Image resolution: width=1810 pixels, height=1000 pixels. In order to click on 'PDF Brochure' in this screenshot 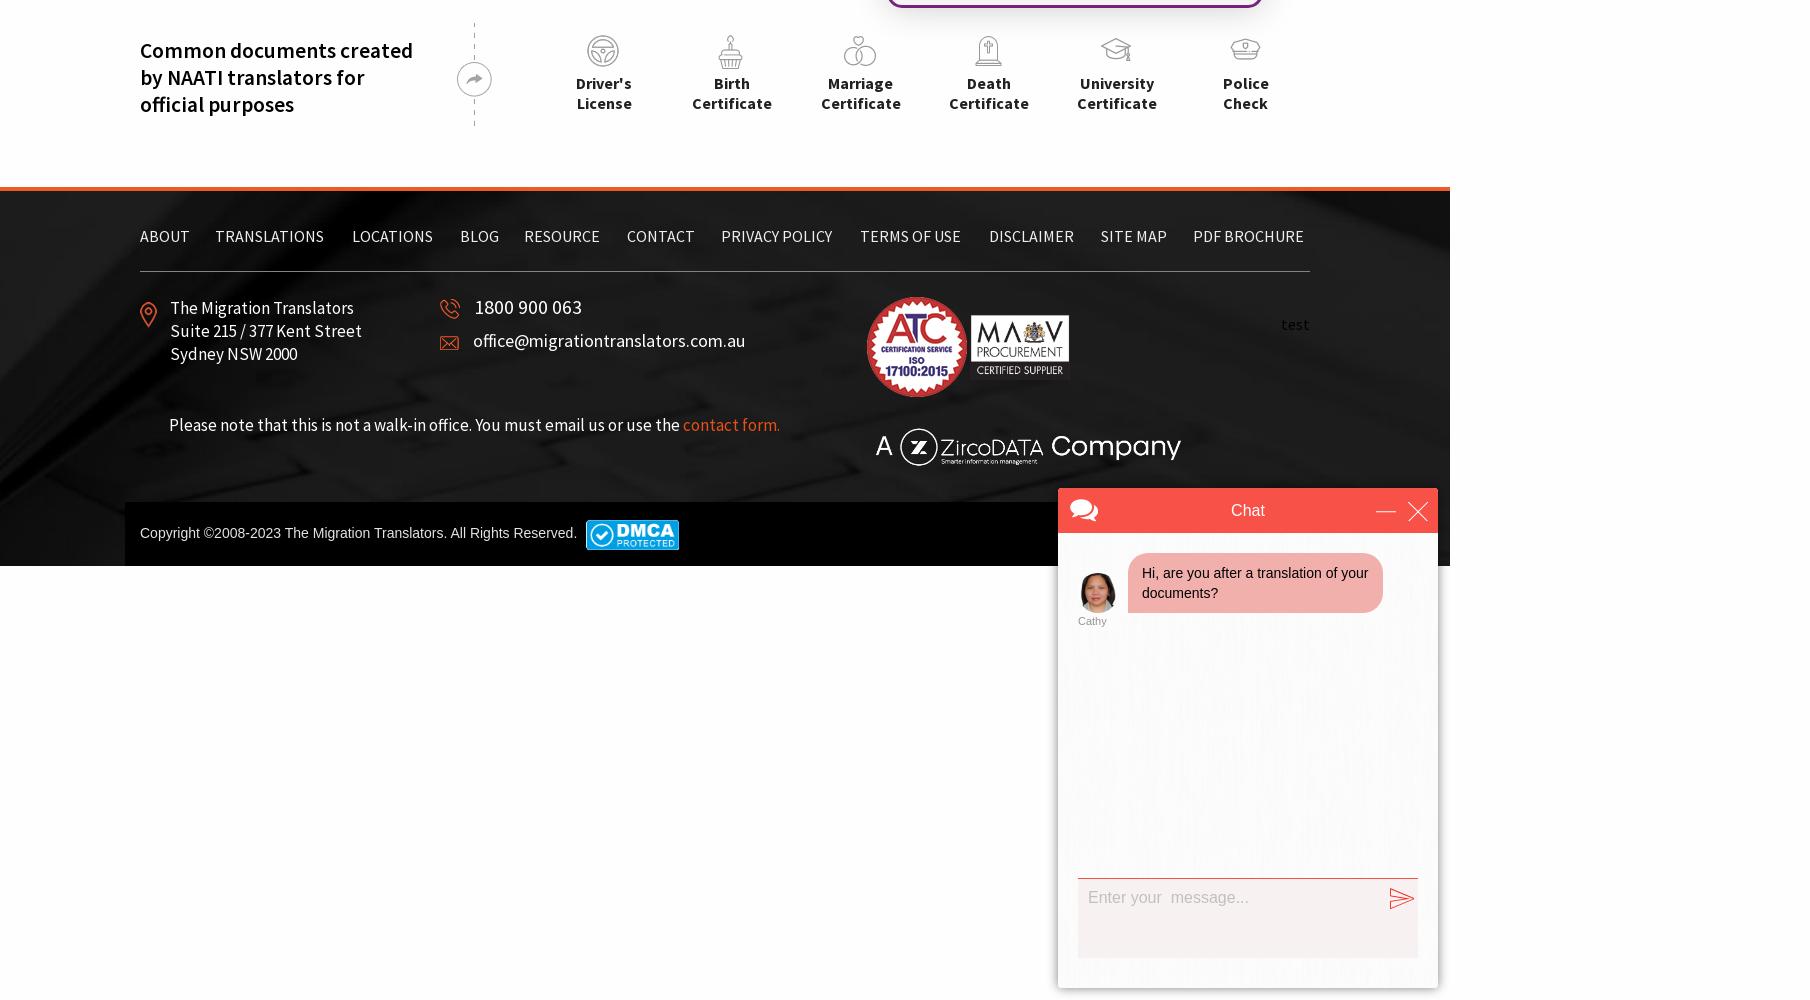, I will do `click(1247, 235)`.